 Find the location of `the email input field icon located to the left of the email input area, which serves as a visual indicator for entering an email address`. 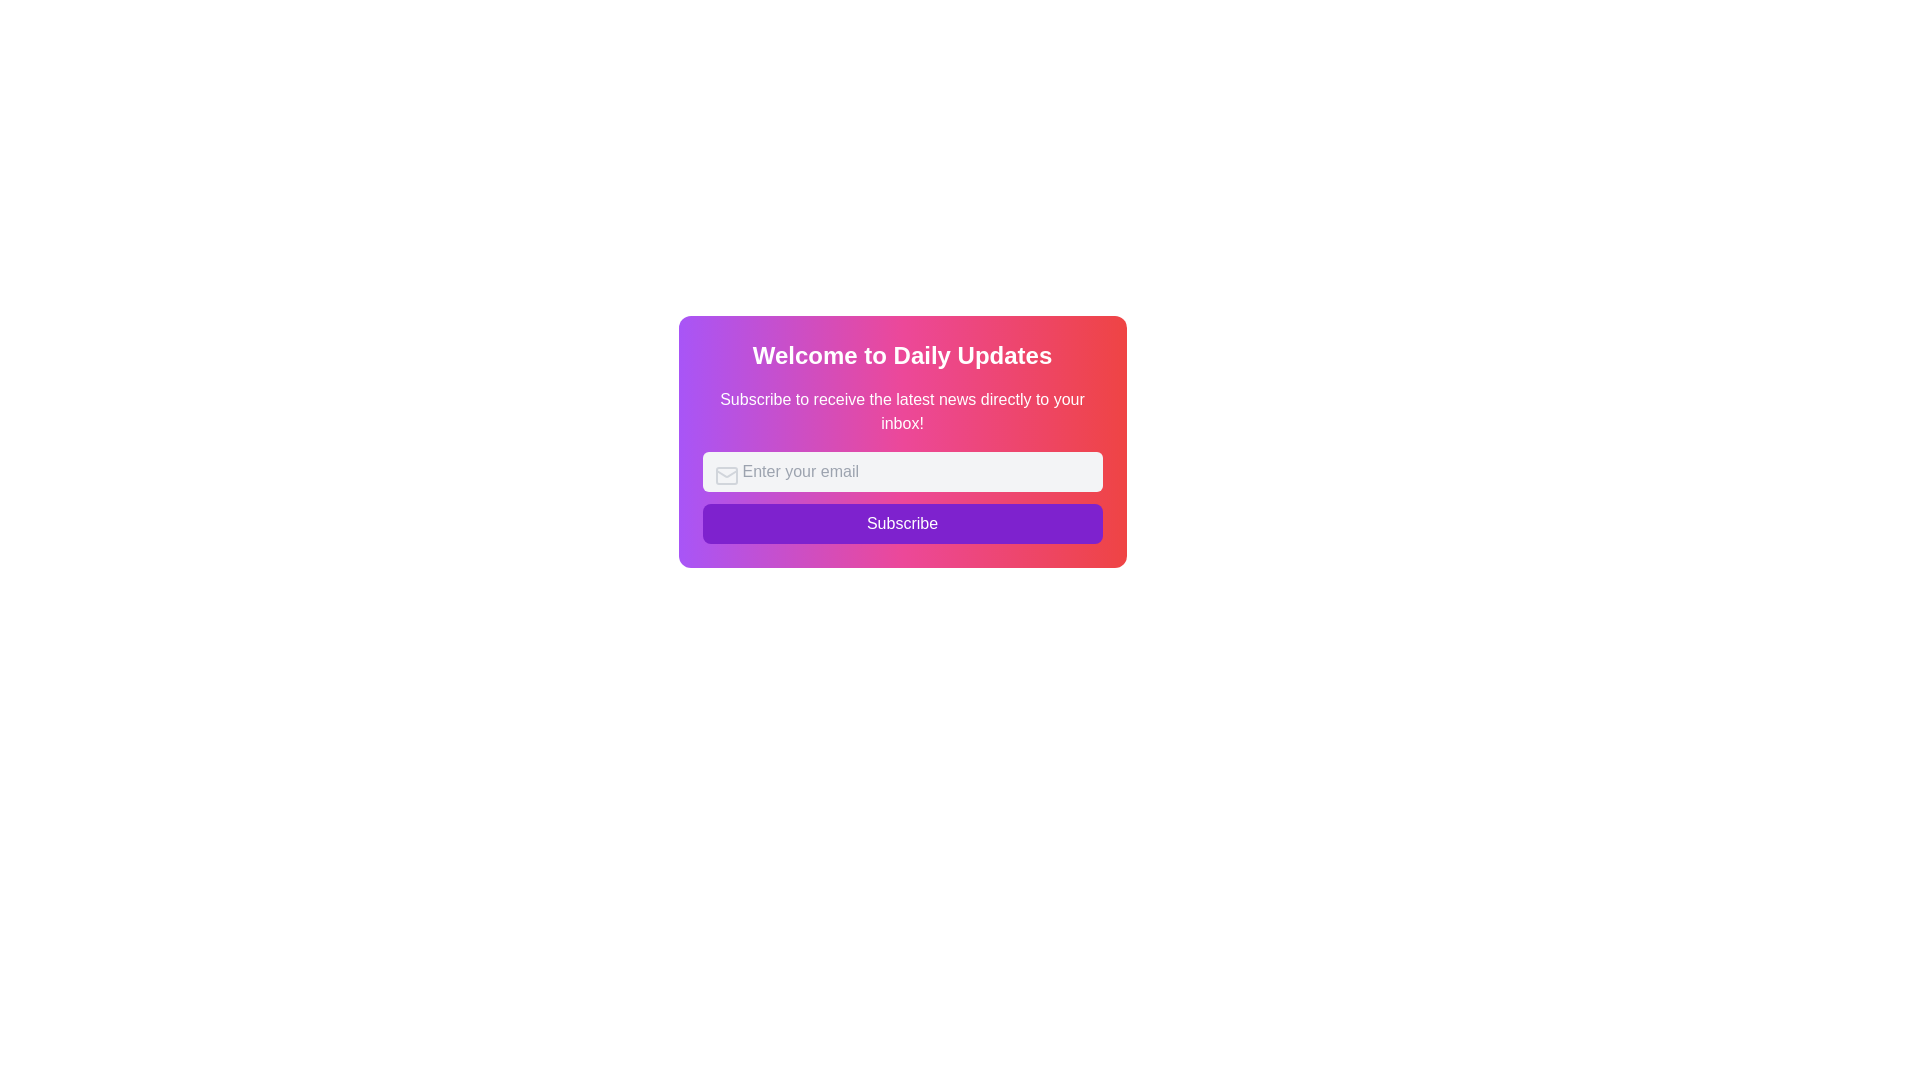

the email input field icon located to the left of the email input area, which serves as a visual indicator for entering an email address is located at coordinates (725, 475).